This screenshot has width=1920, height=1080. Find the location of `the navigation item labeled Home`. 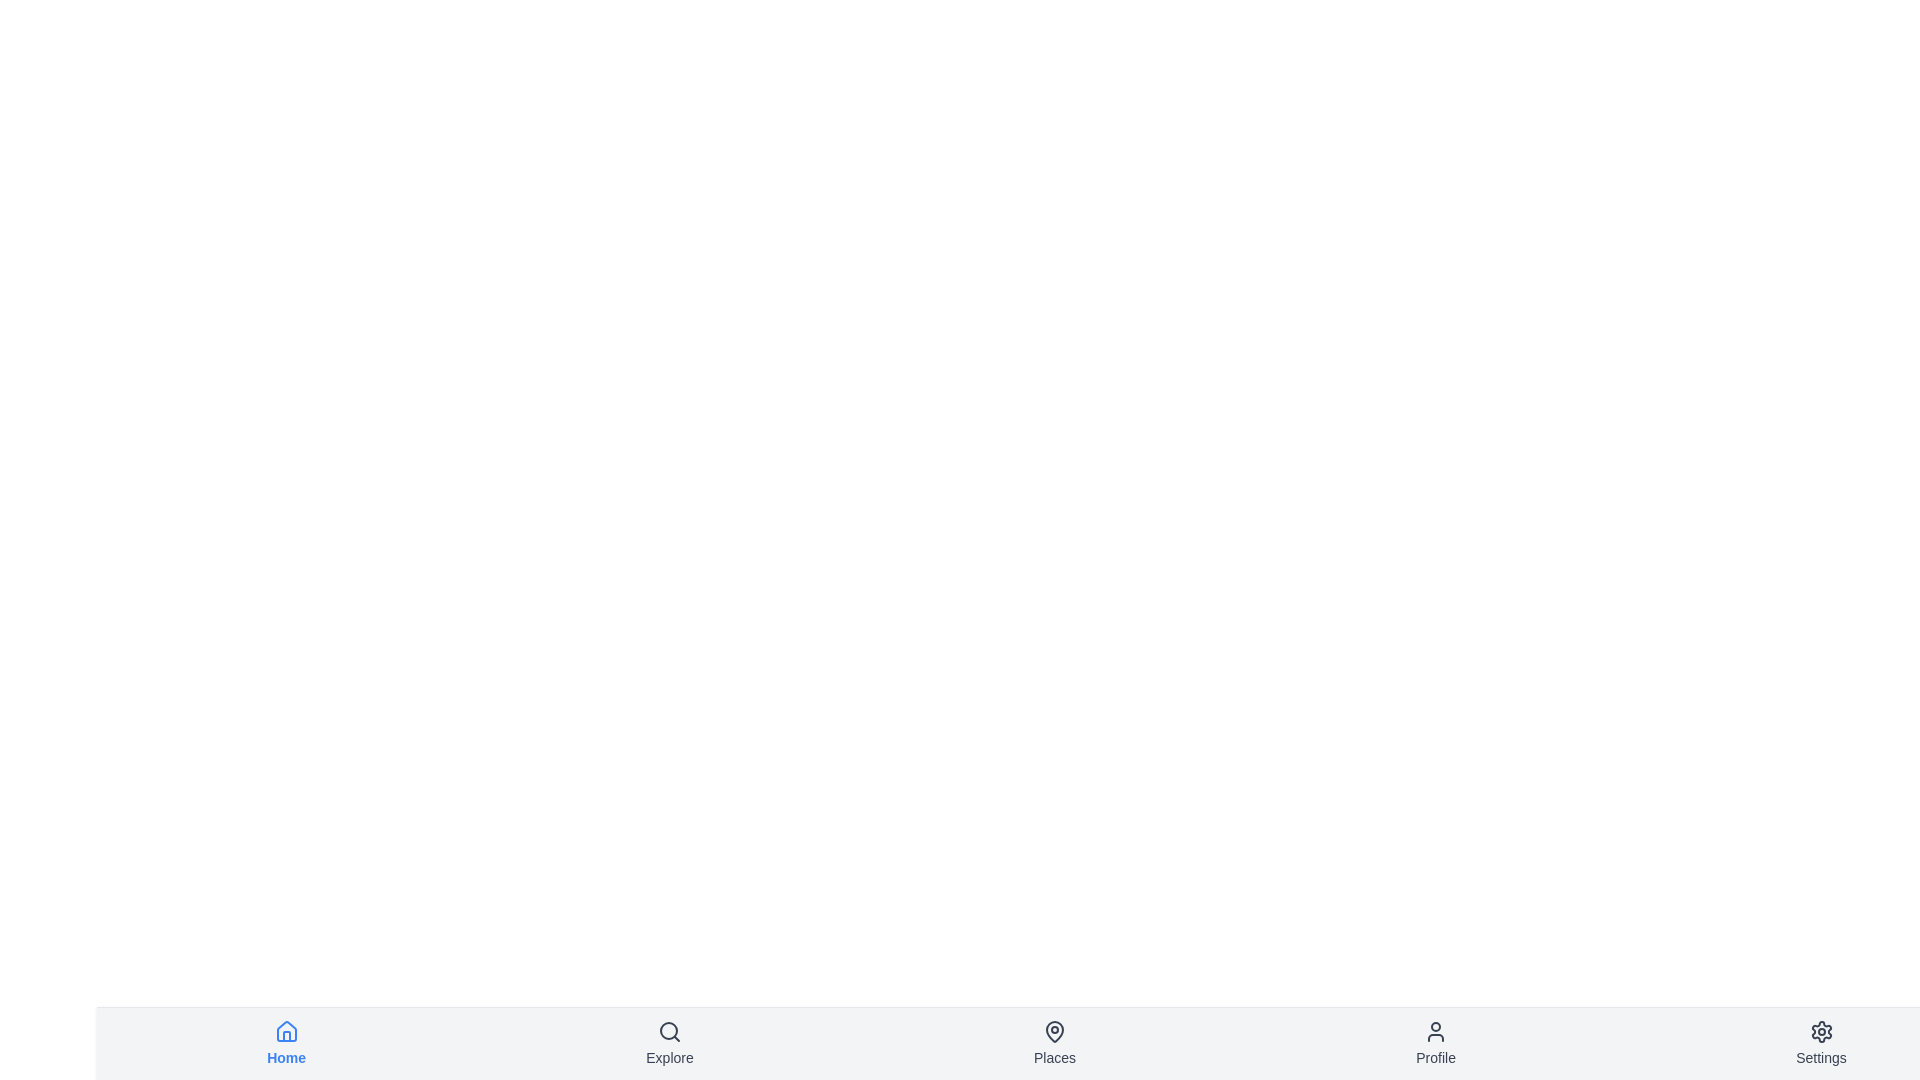

the navigation item labeled Home is located at coordinates (285, 1043).